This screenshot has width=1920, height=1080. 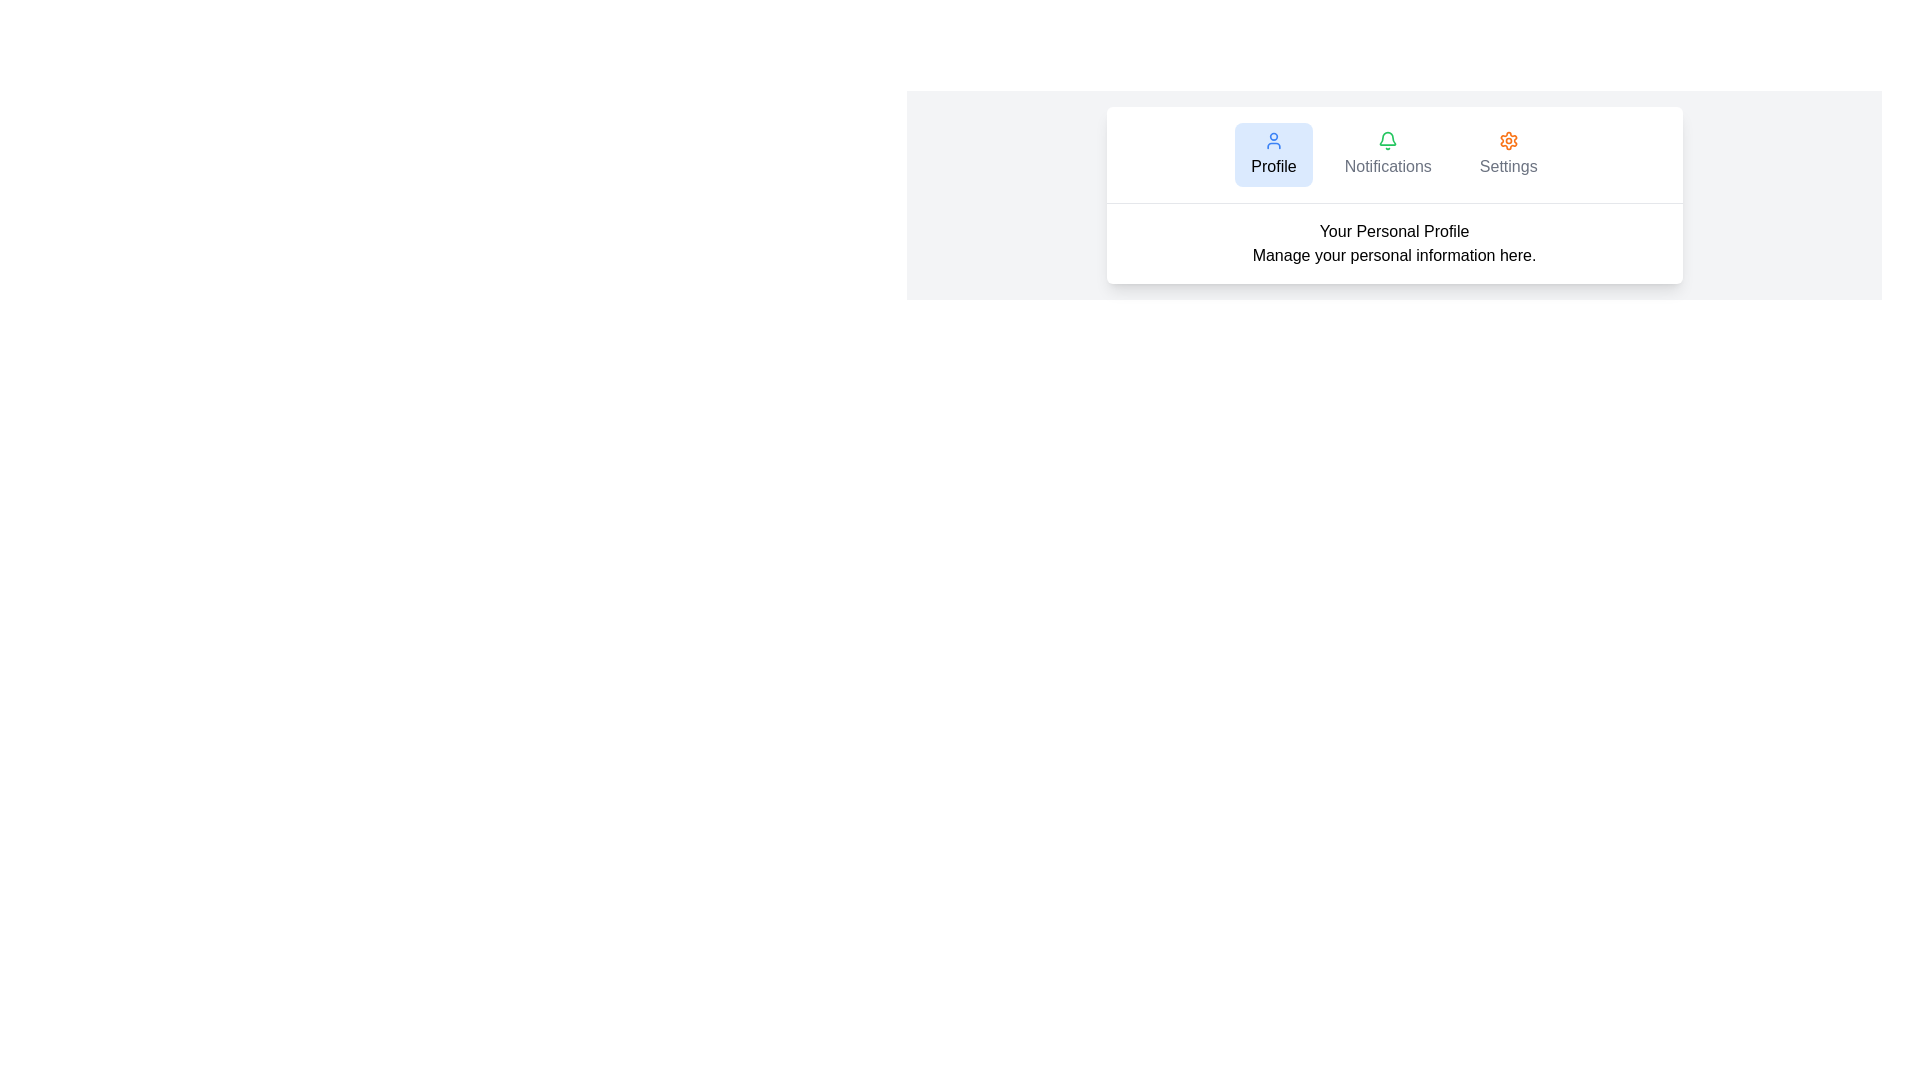 I want to click on the tab labeled Profile to view its content, so click(x=1272, y=153).